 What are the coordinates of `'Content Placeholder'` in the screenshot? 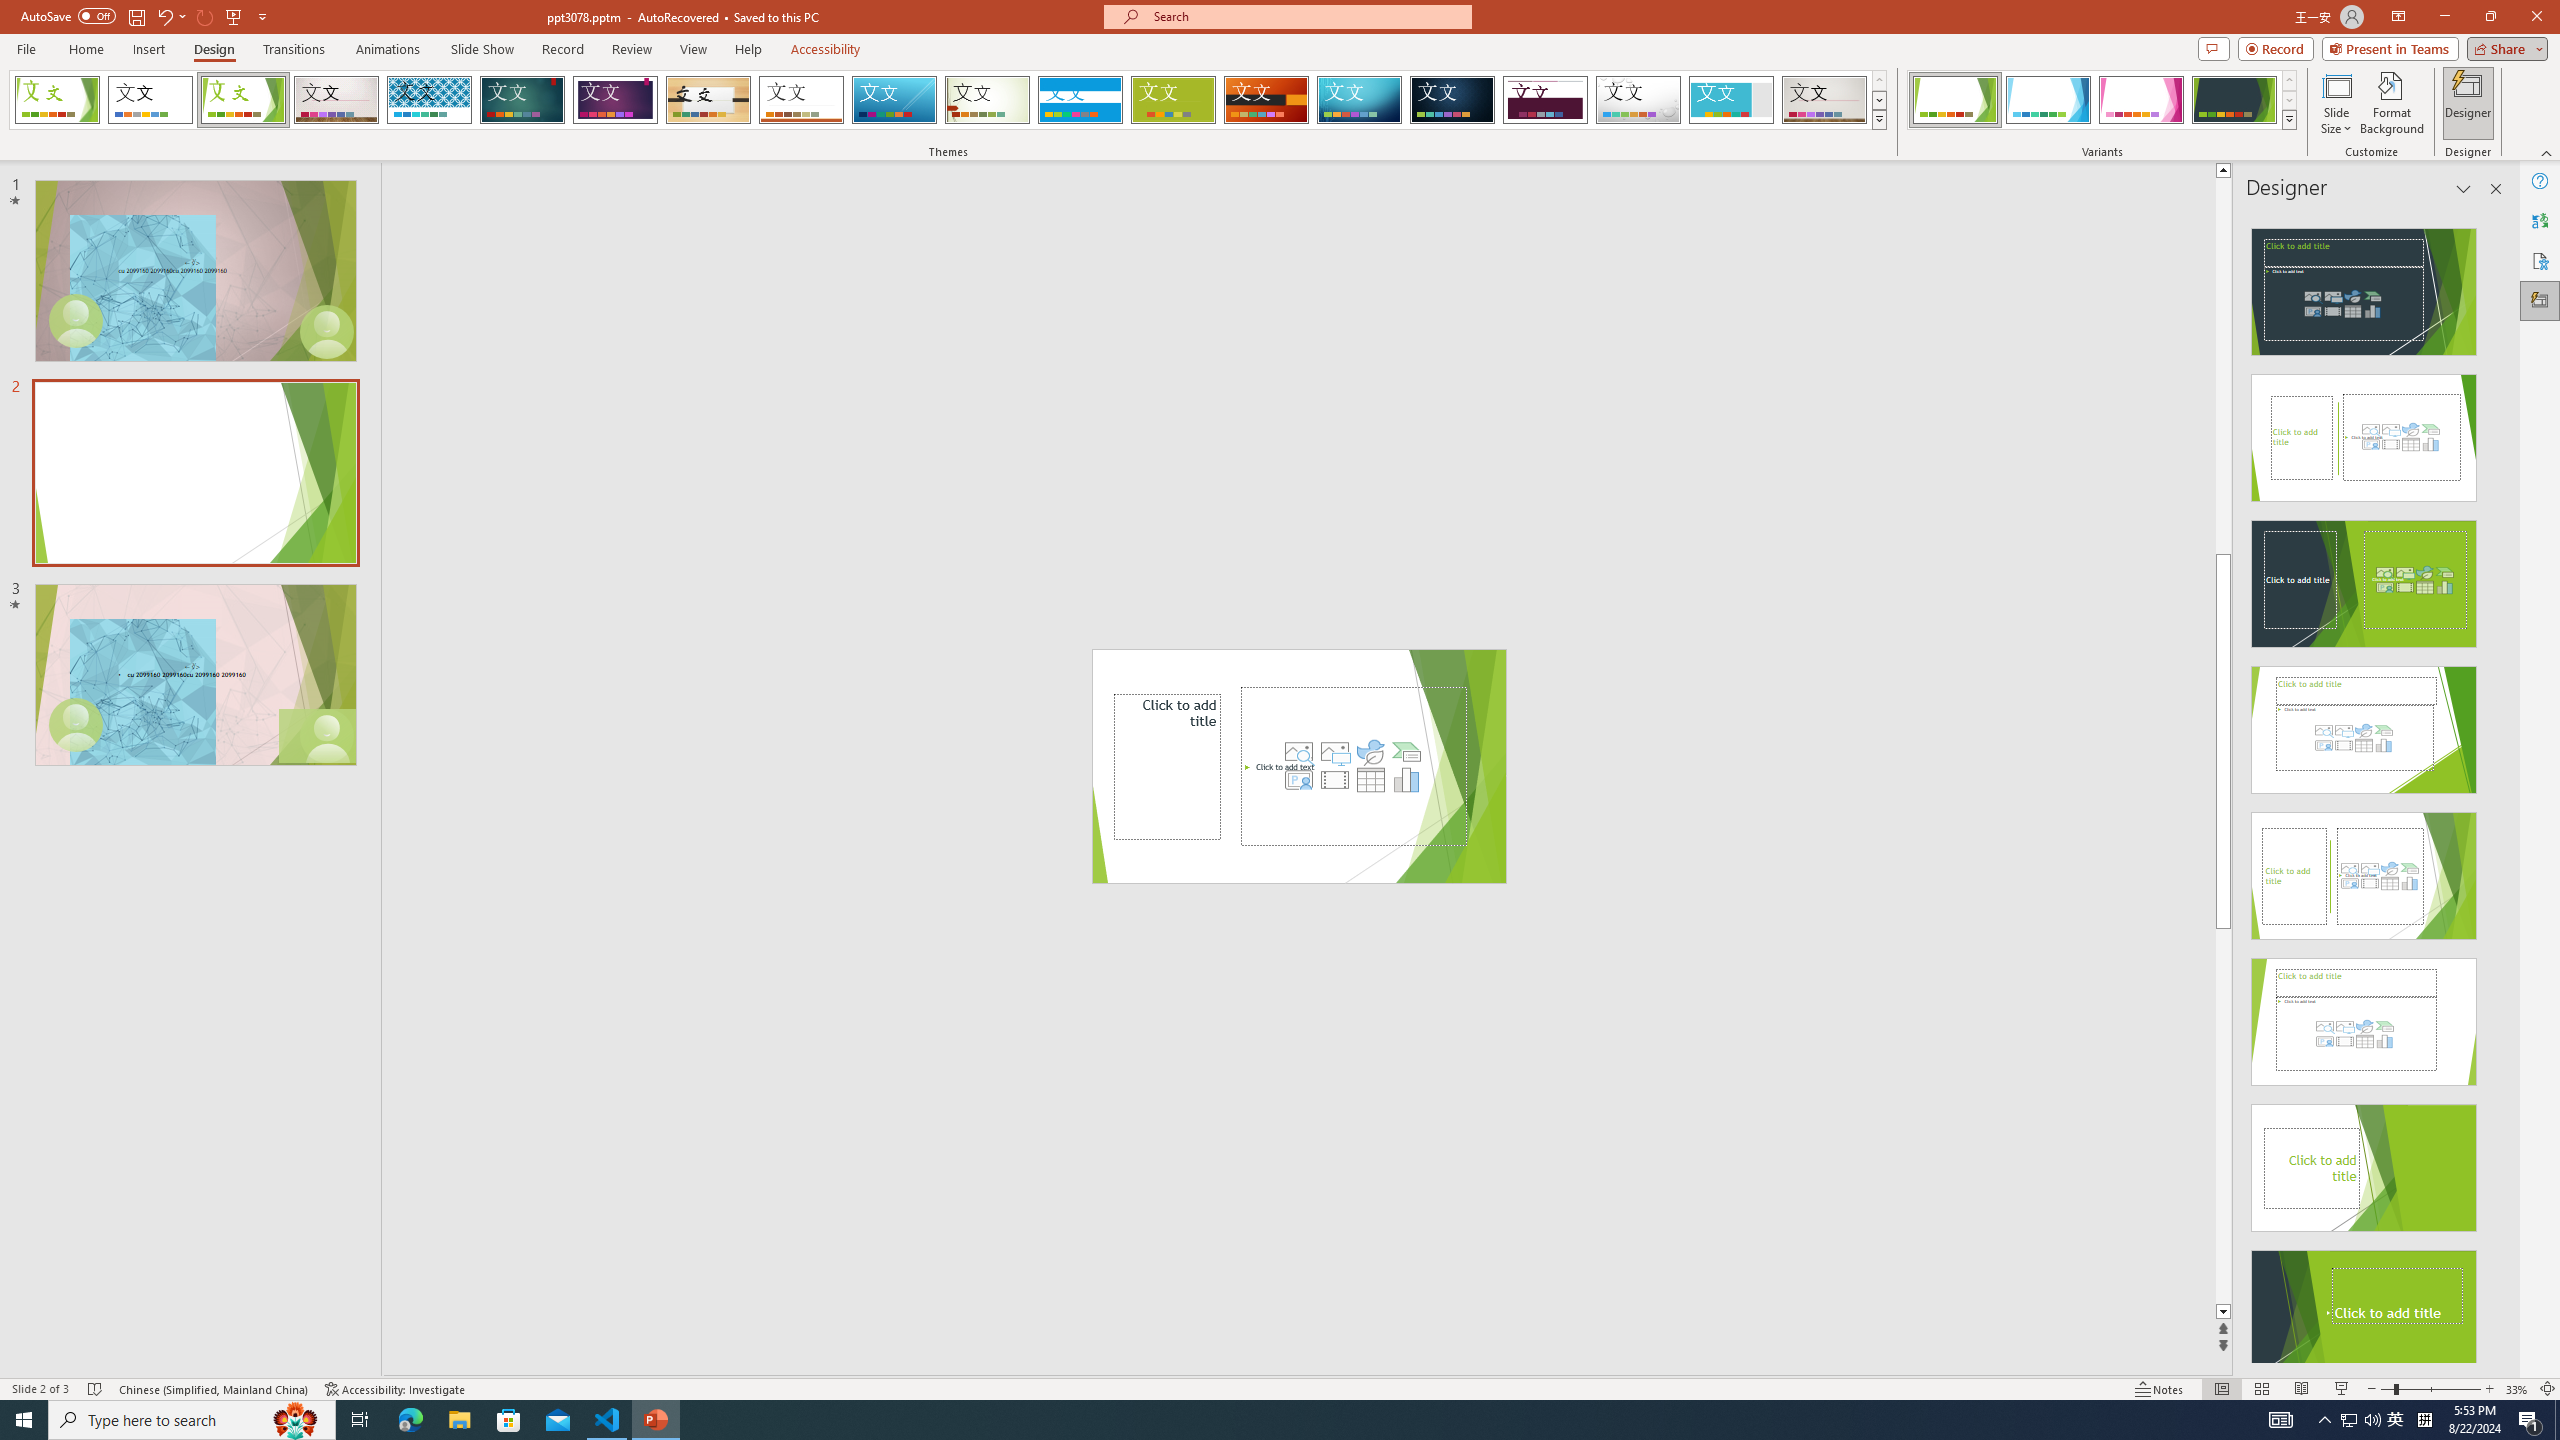 It's located at (1353, 765).